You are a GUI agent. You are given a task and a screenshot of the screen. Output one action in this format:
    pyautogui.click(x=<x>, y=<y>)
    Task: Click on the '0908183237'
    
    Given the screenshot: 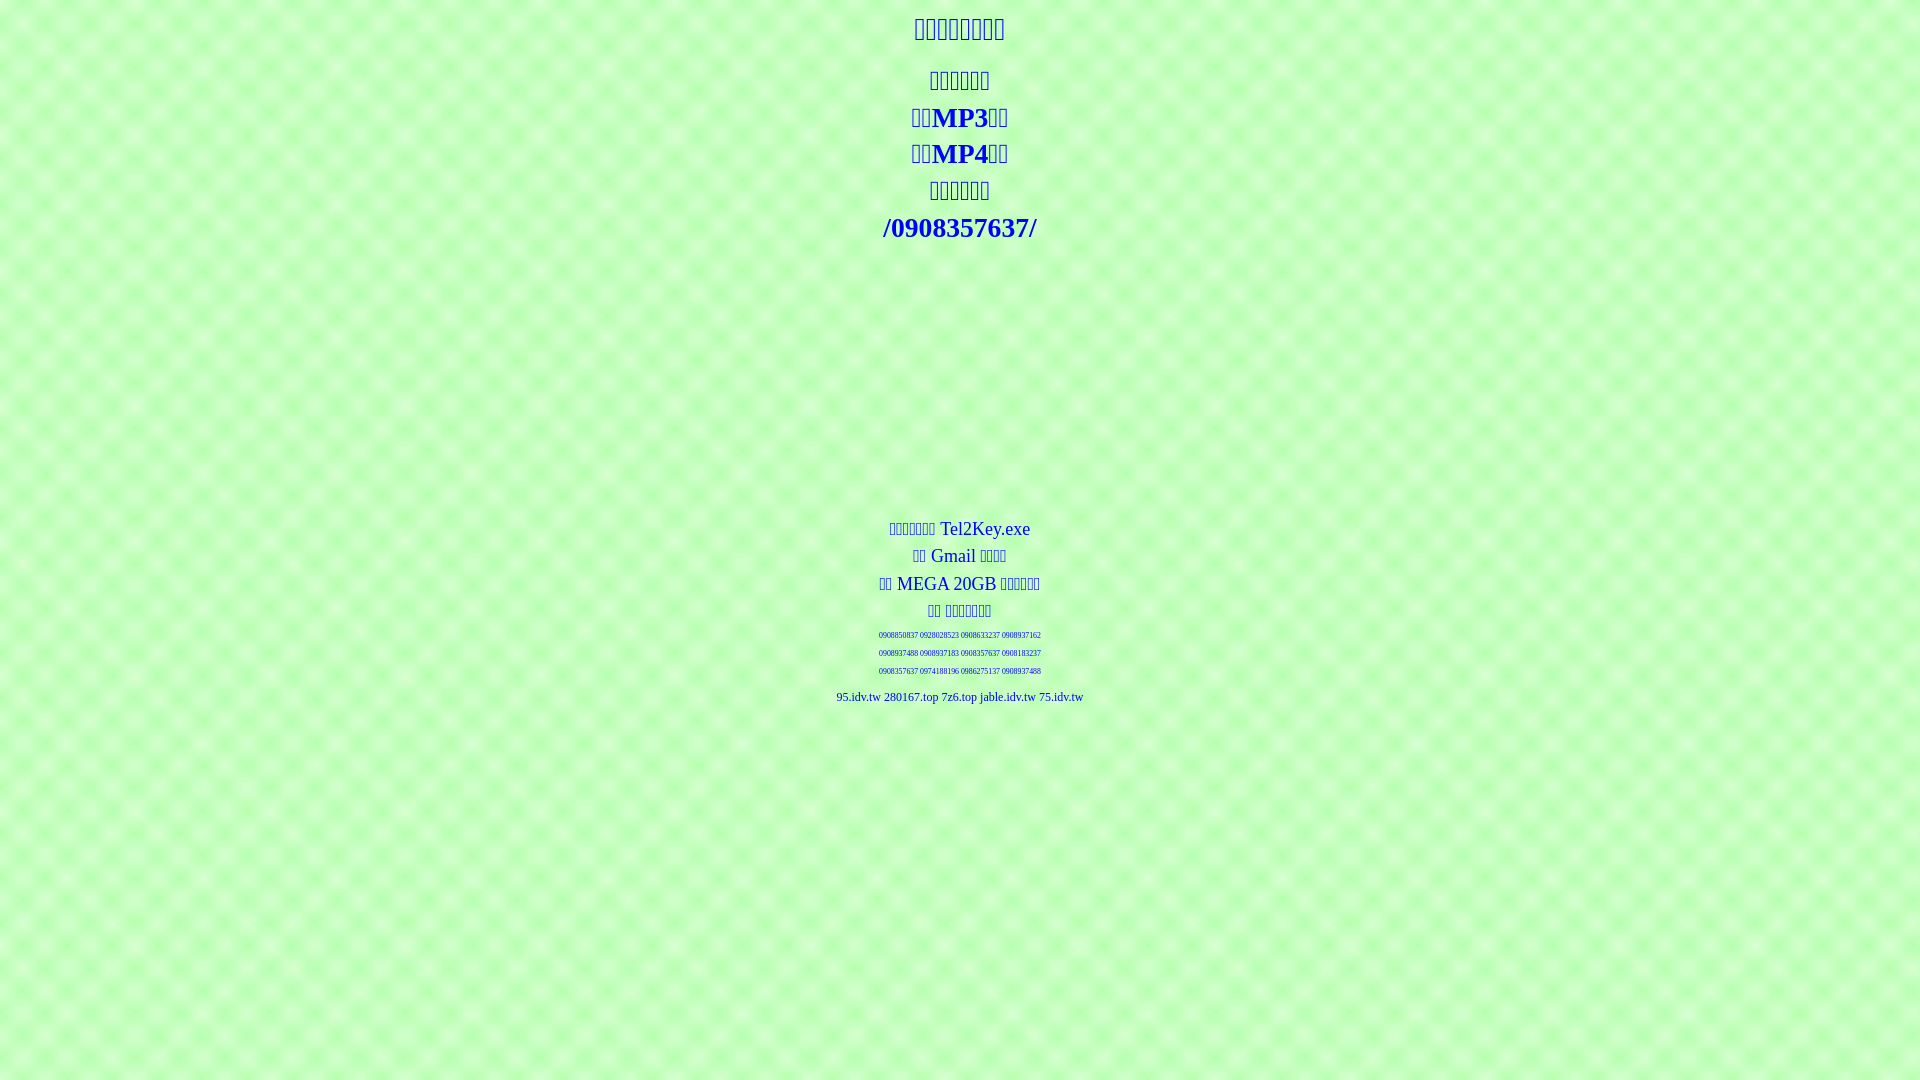 What is the action you would take?
    pyautogui.click(x=1021, y=653)
    